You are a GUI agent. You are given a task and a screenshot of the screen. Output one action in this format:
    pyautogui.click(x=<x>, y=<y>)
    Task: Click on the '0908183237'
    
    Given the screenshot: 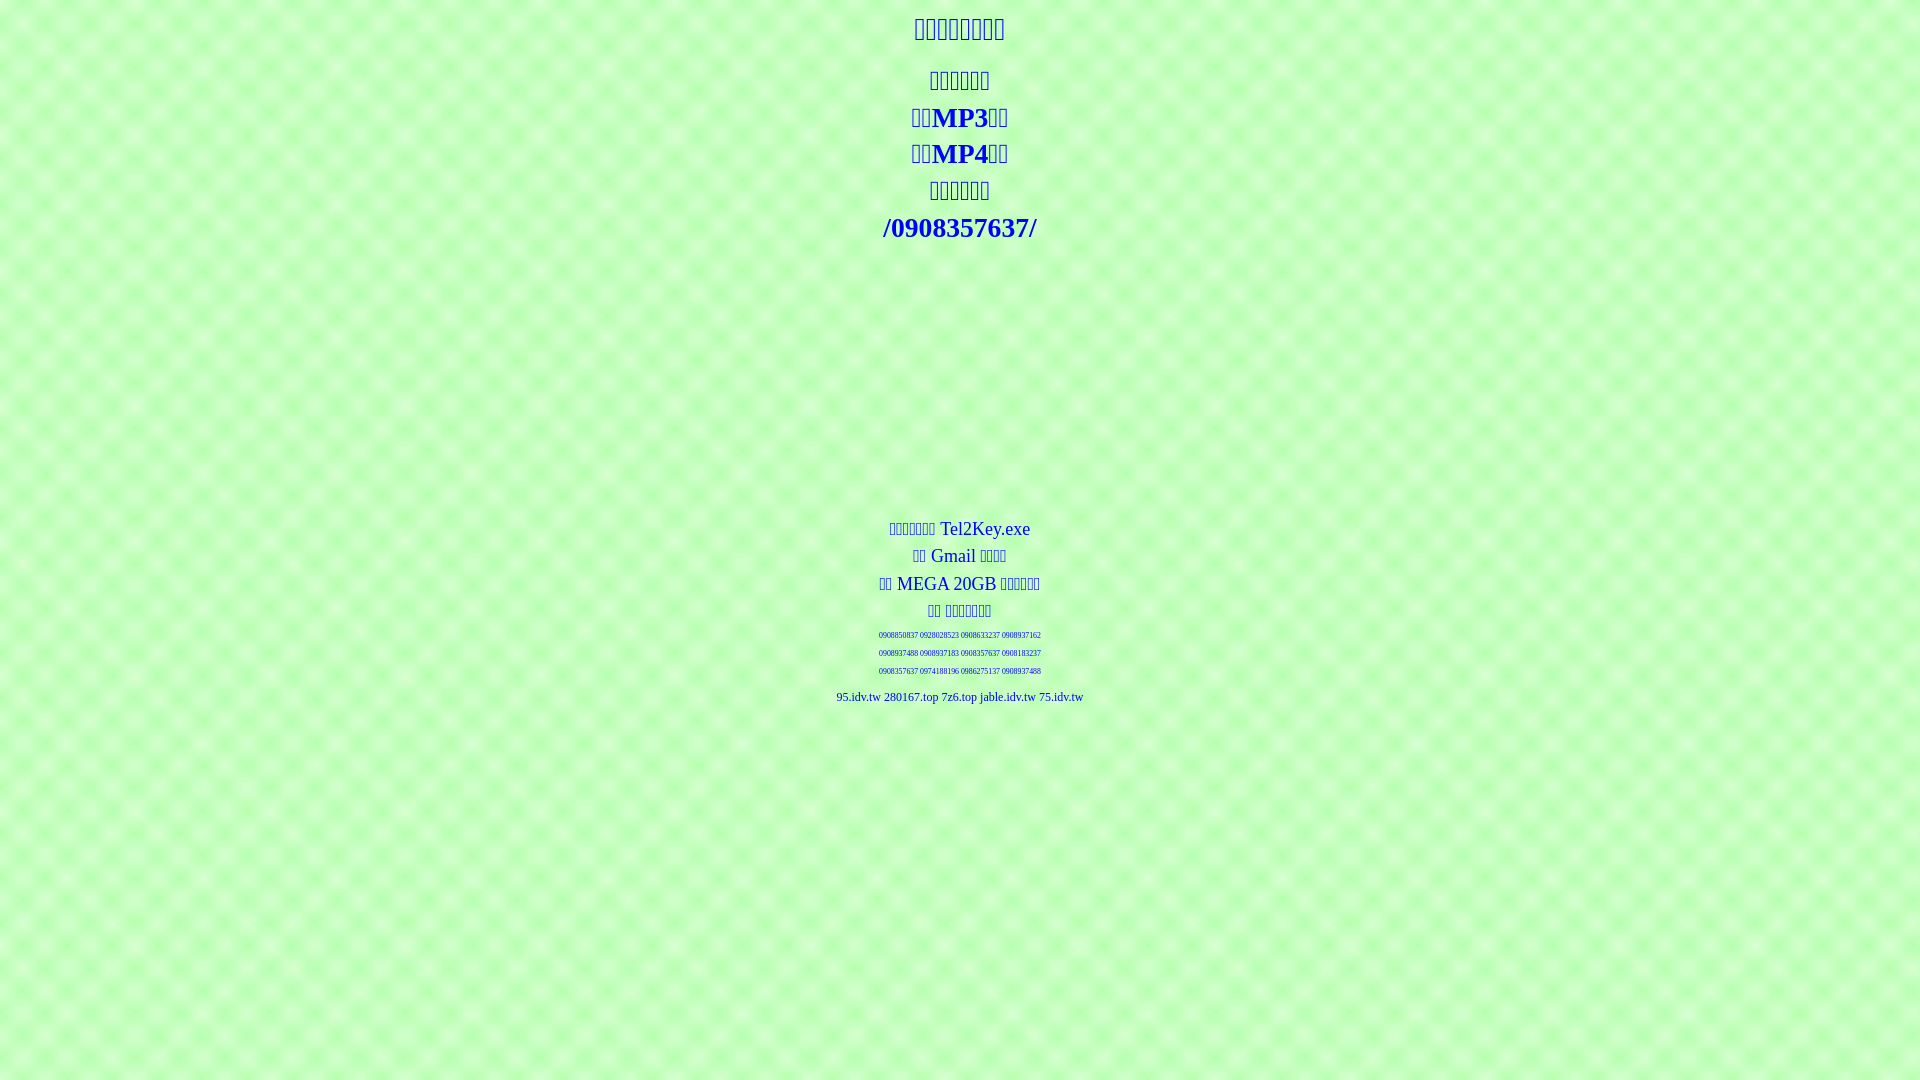 What is the action you would take?
    pyautogui.click(x=1021, y=653)
    